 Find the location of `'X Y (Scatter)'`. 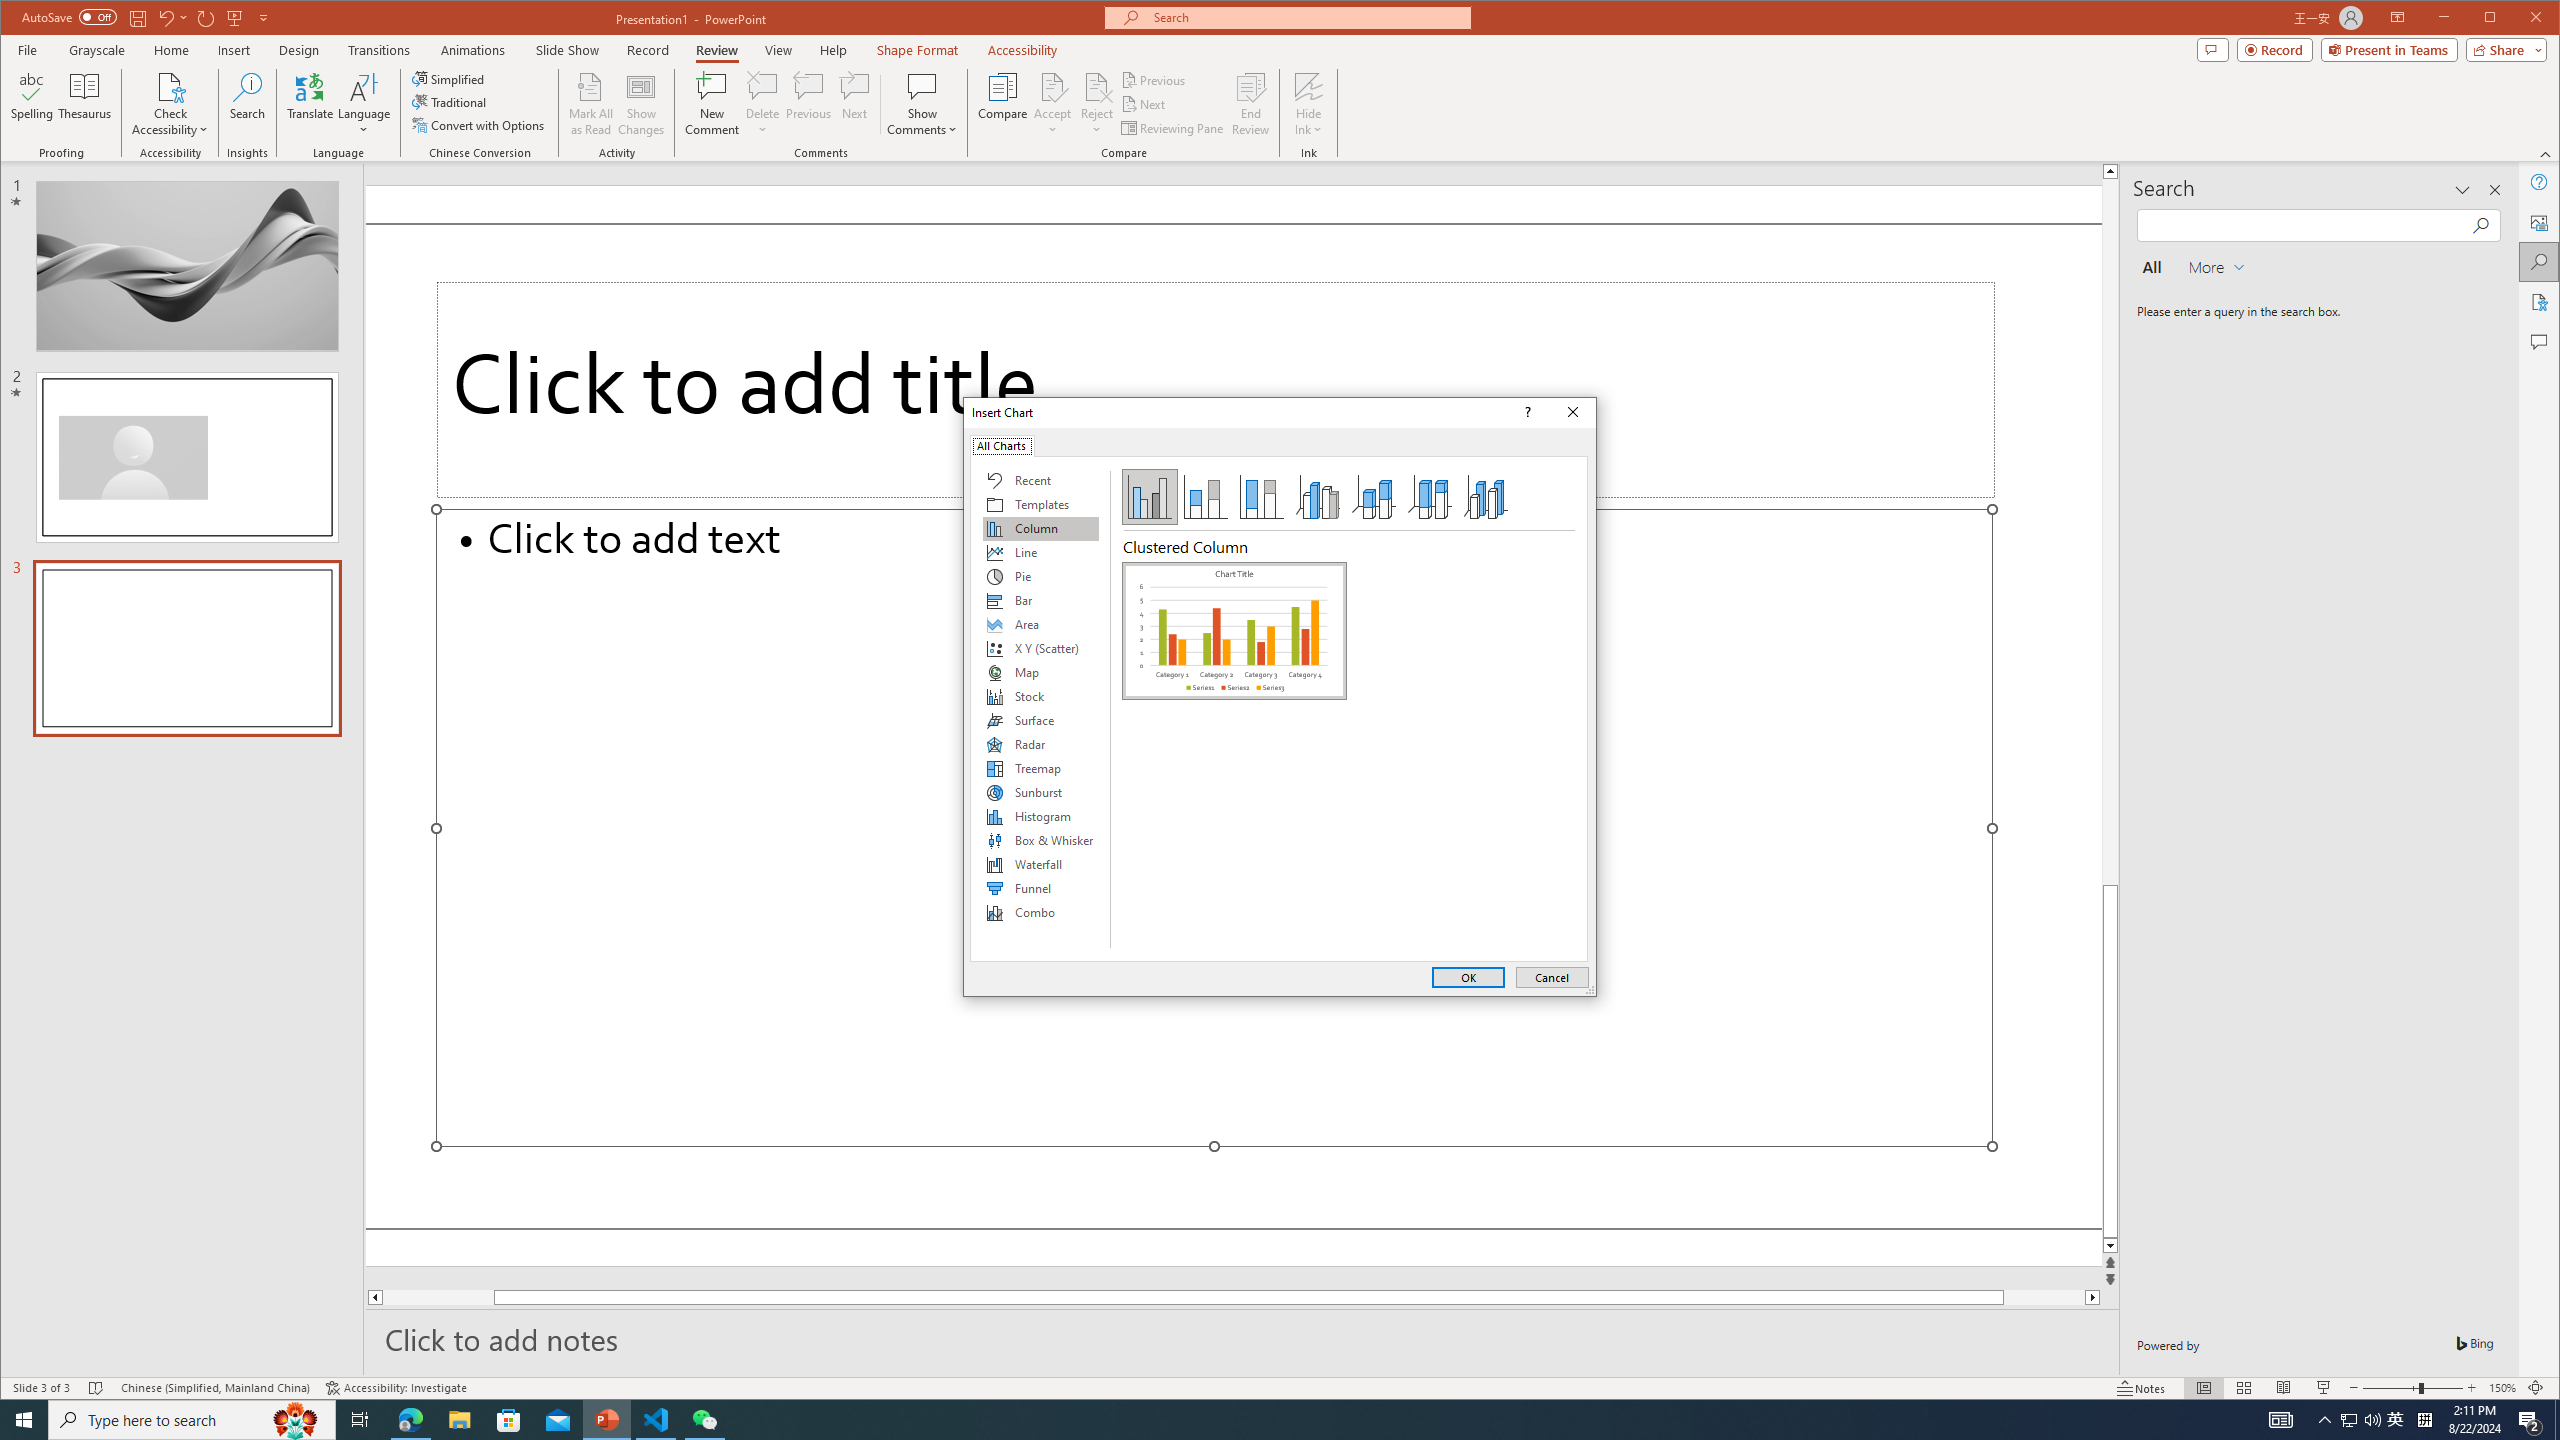

'X Y (Scatter)' is located at coordinates (1039, 647).